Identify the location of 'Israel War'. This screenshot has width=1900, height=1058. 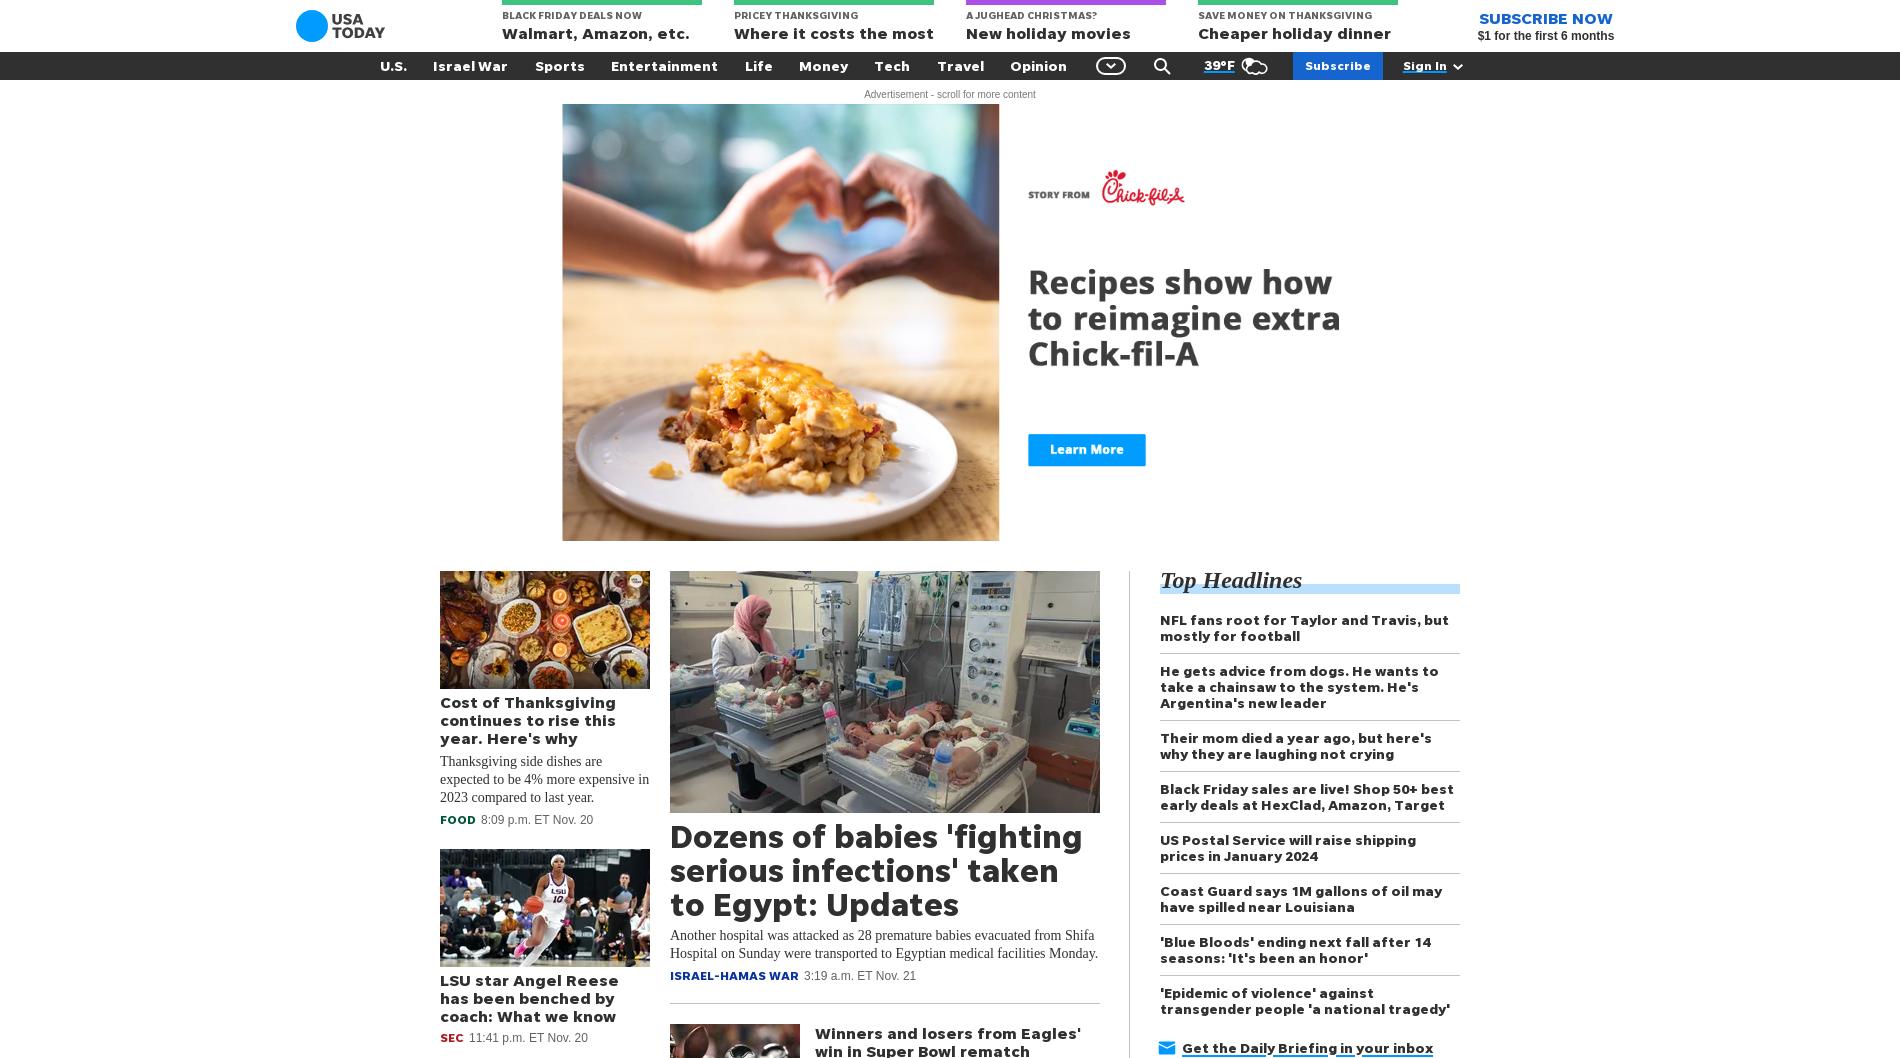
(469, 65).